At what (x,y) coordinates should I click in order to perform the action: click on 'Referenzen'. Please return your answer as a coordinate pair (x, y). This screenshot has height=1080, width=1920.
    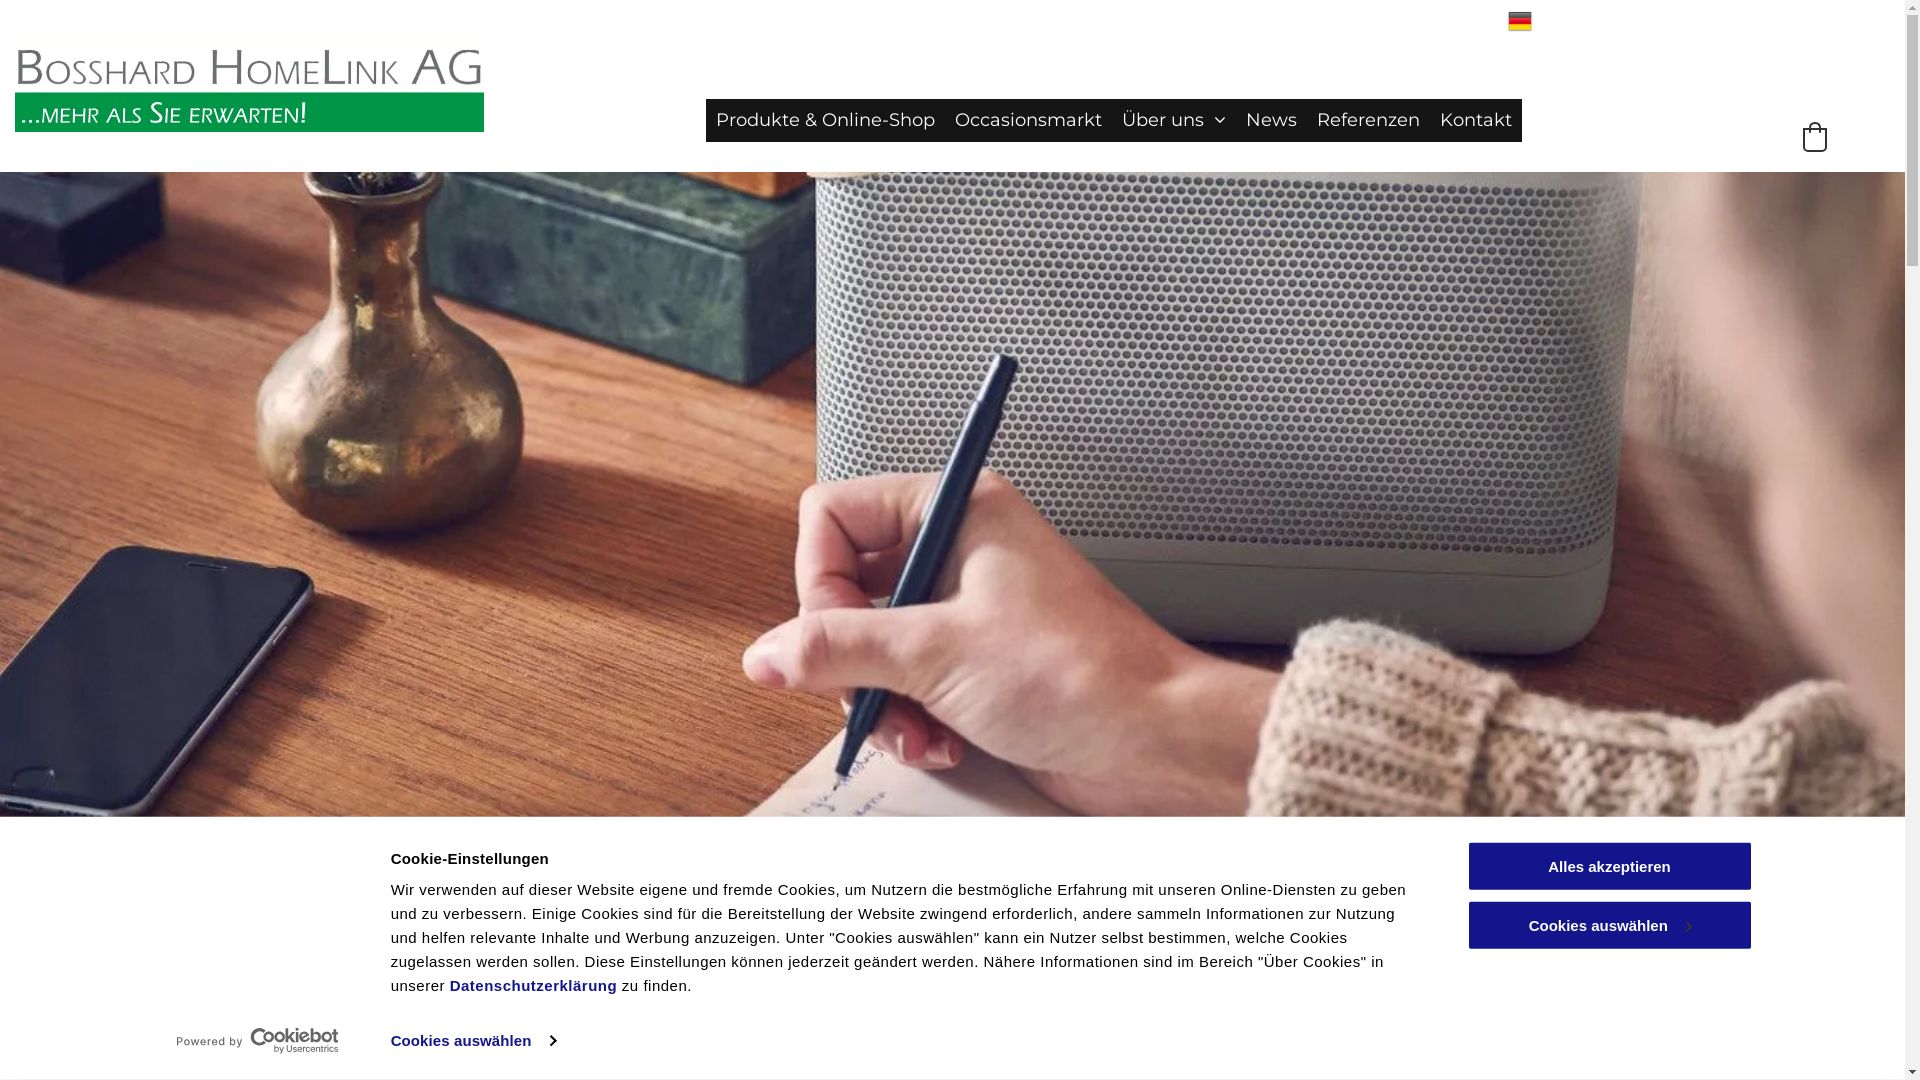
    Looking at the image, I should click on (1367, 120).